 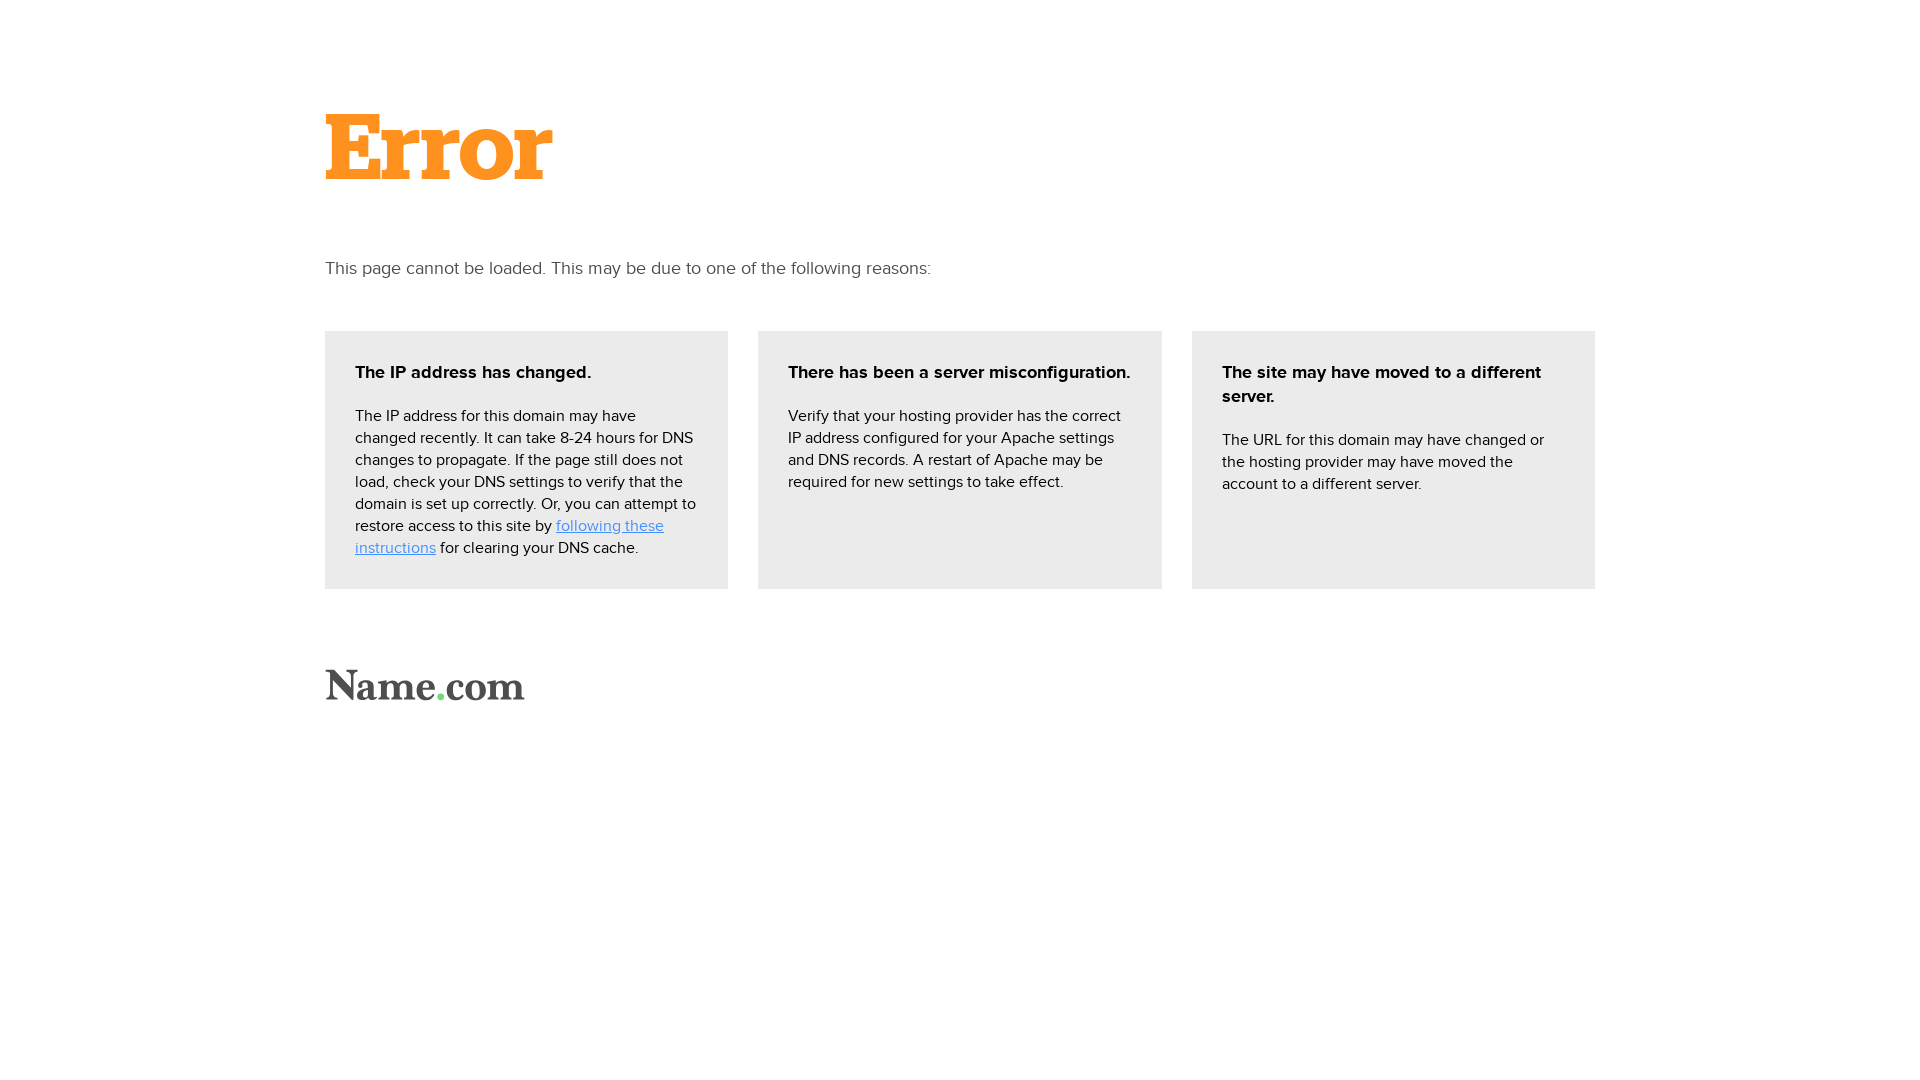 What do you see at coordinates (509, 535) in the screenshot?
I see `'following these instructions'` at bounding box center [509, 535].